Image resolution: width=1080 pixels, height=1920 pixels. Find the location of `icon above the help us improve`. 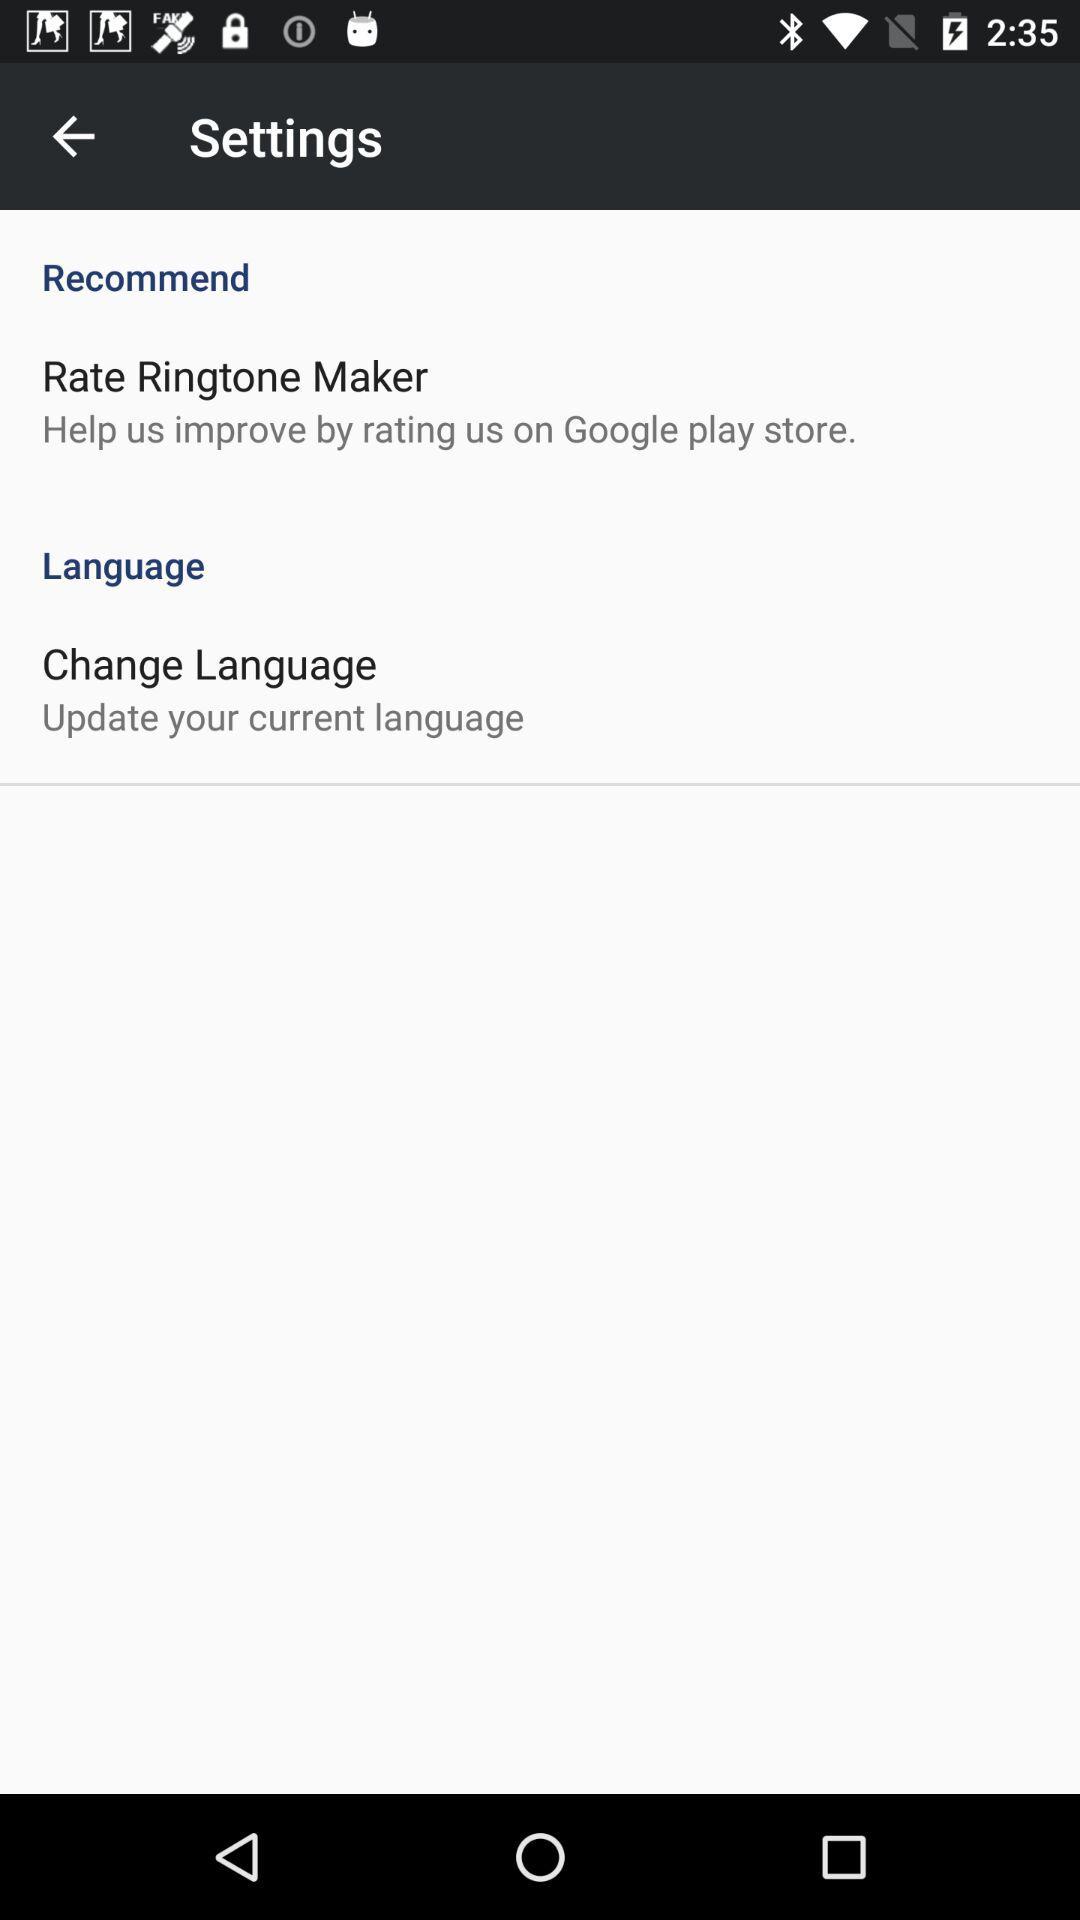

icon above the help us improve is located at coordinates (234, 374).